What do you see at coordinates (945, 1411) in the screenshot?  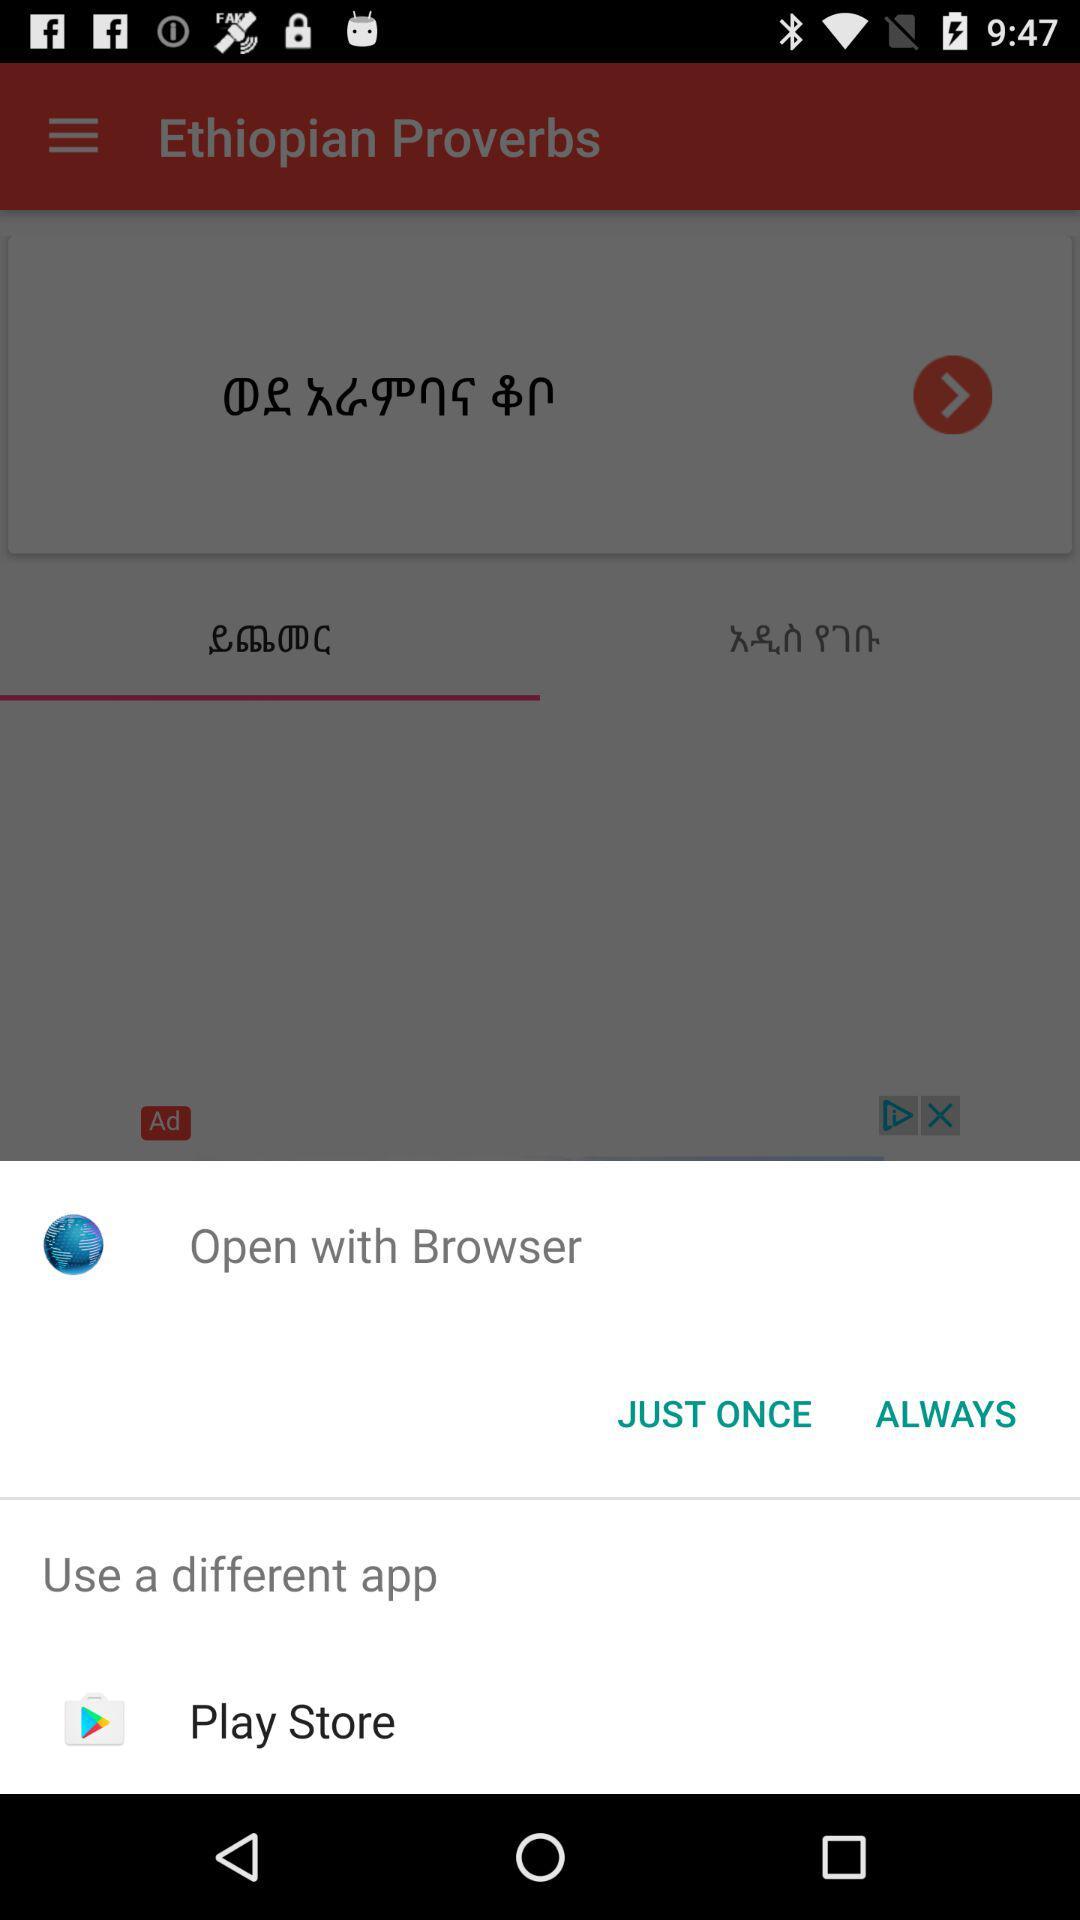 I see `the button to the right of the just once icon` at bounding box center [945, 1411].